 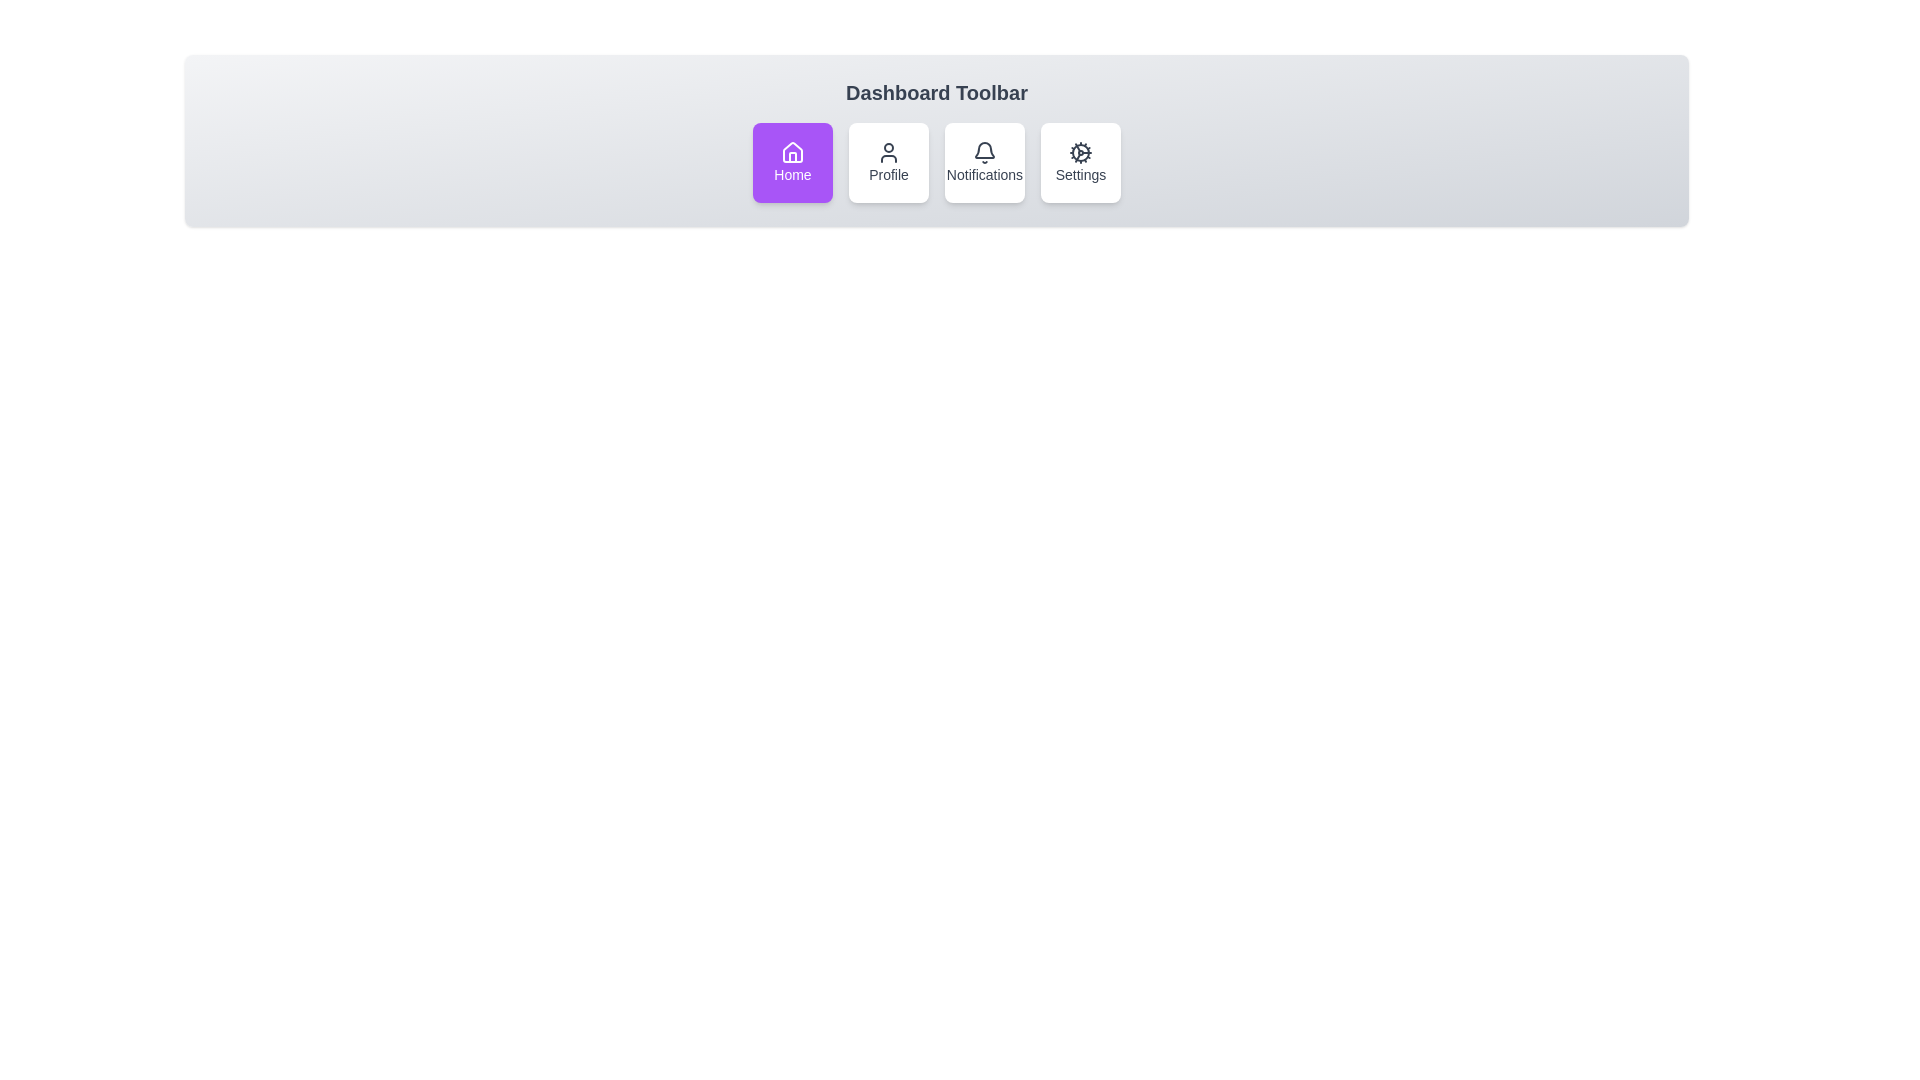 What do you see at coordinates (1079, 161) in the screenshot?
I see `the Settings toolbar item to activate it` at bounding box center [1079, 161].